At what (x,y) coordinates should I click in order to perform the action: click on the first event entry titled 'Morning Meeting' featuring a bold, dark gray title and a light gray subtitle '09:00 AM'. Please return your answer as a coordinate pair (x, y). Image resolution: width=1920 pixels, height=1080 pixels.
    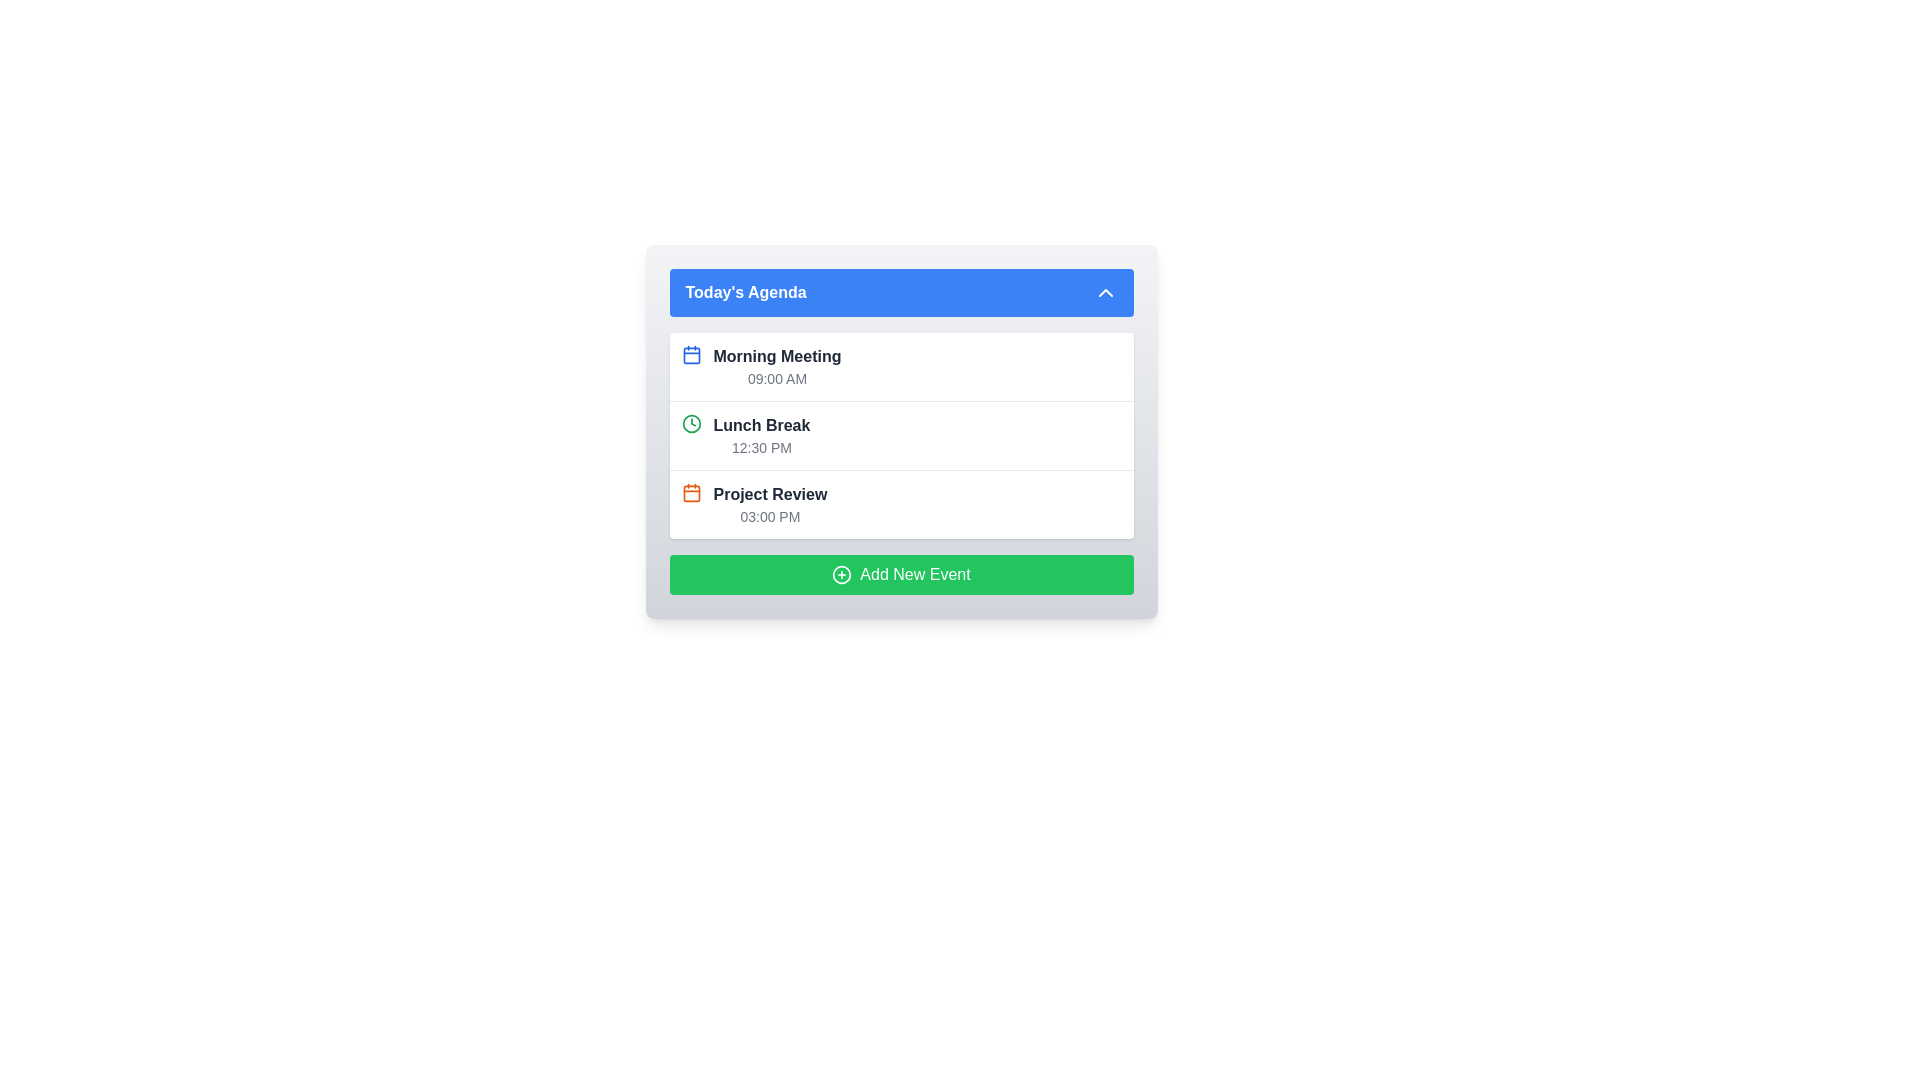
    Looking at the image, I should click on (776, 366).